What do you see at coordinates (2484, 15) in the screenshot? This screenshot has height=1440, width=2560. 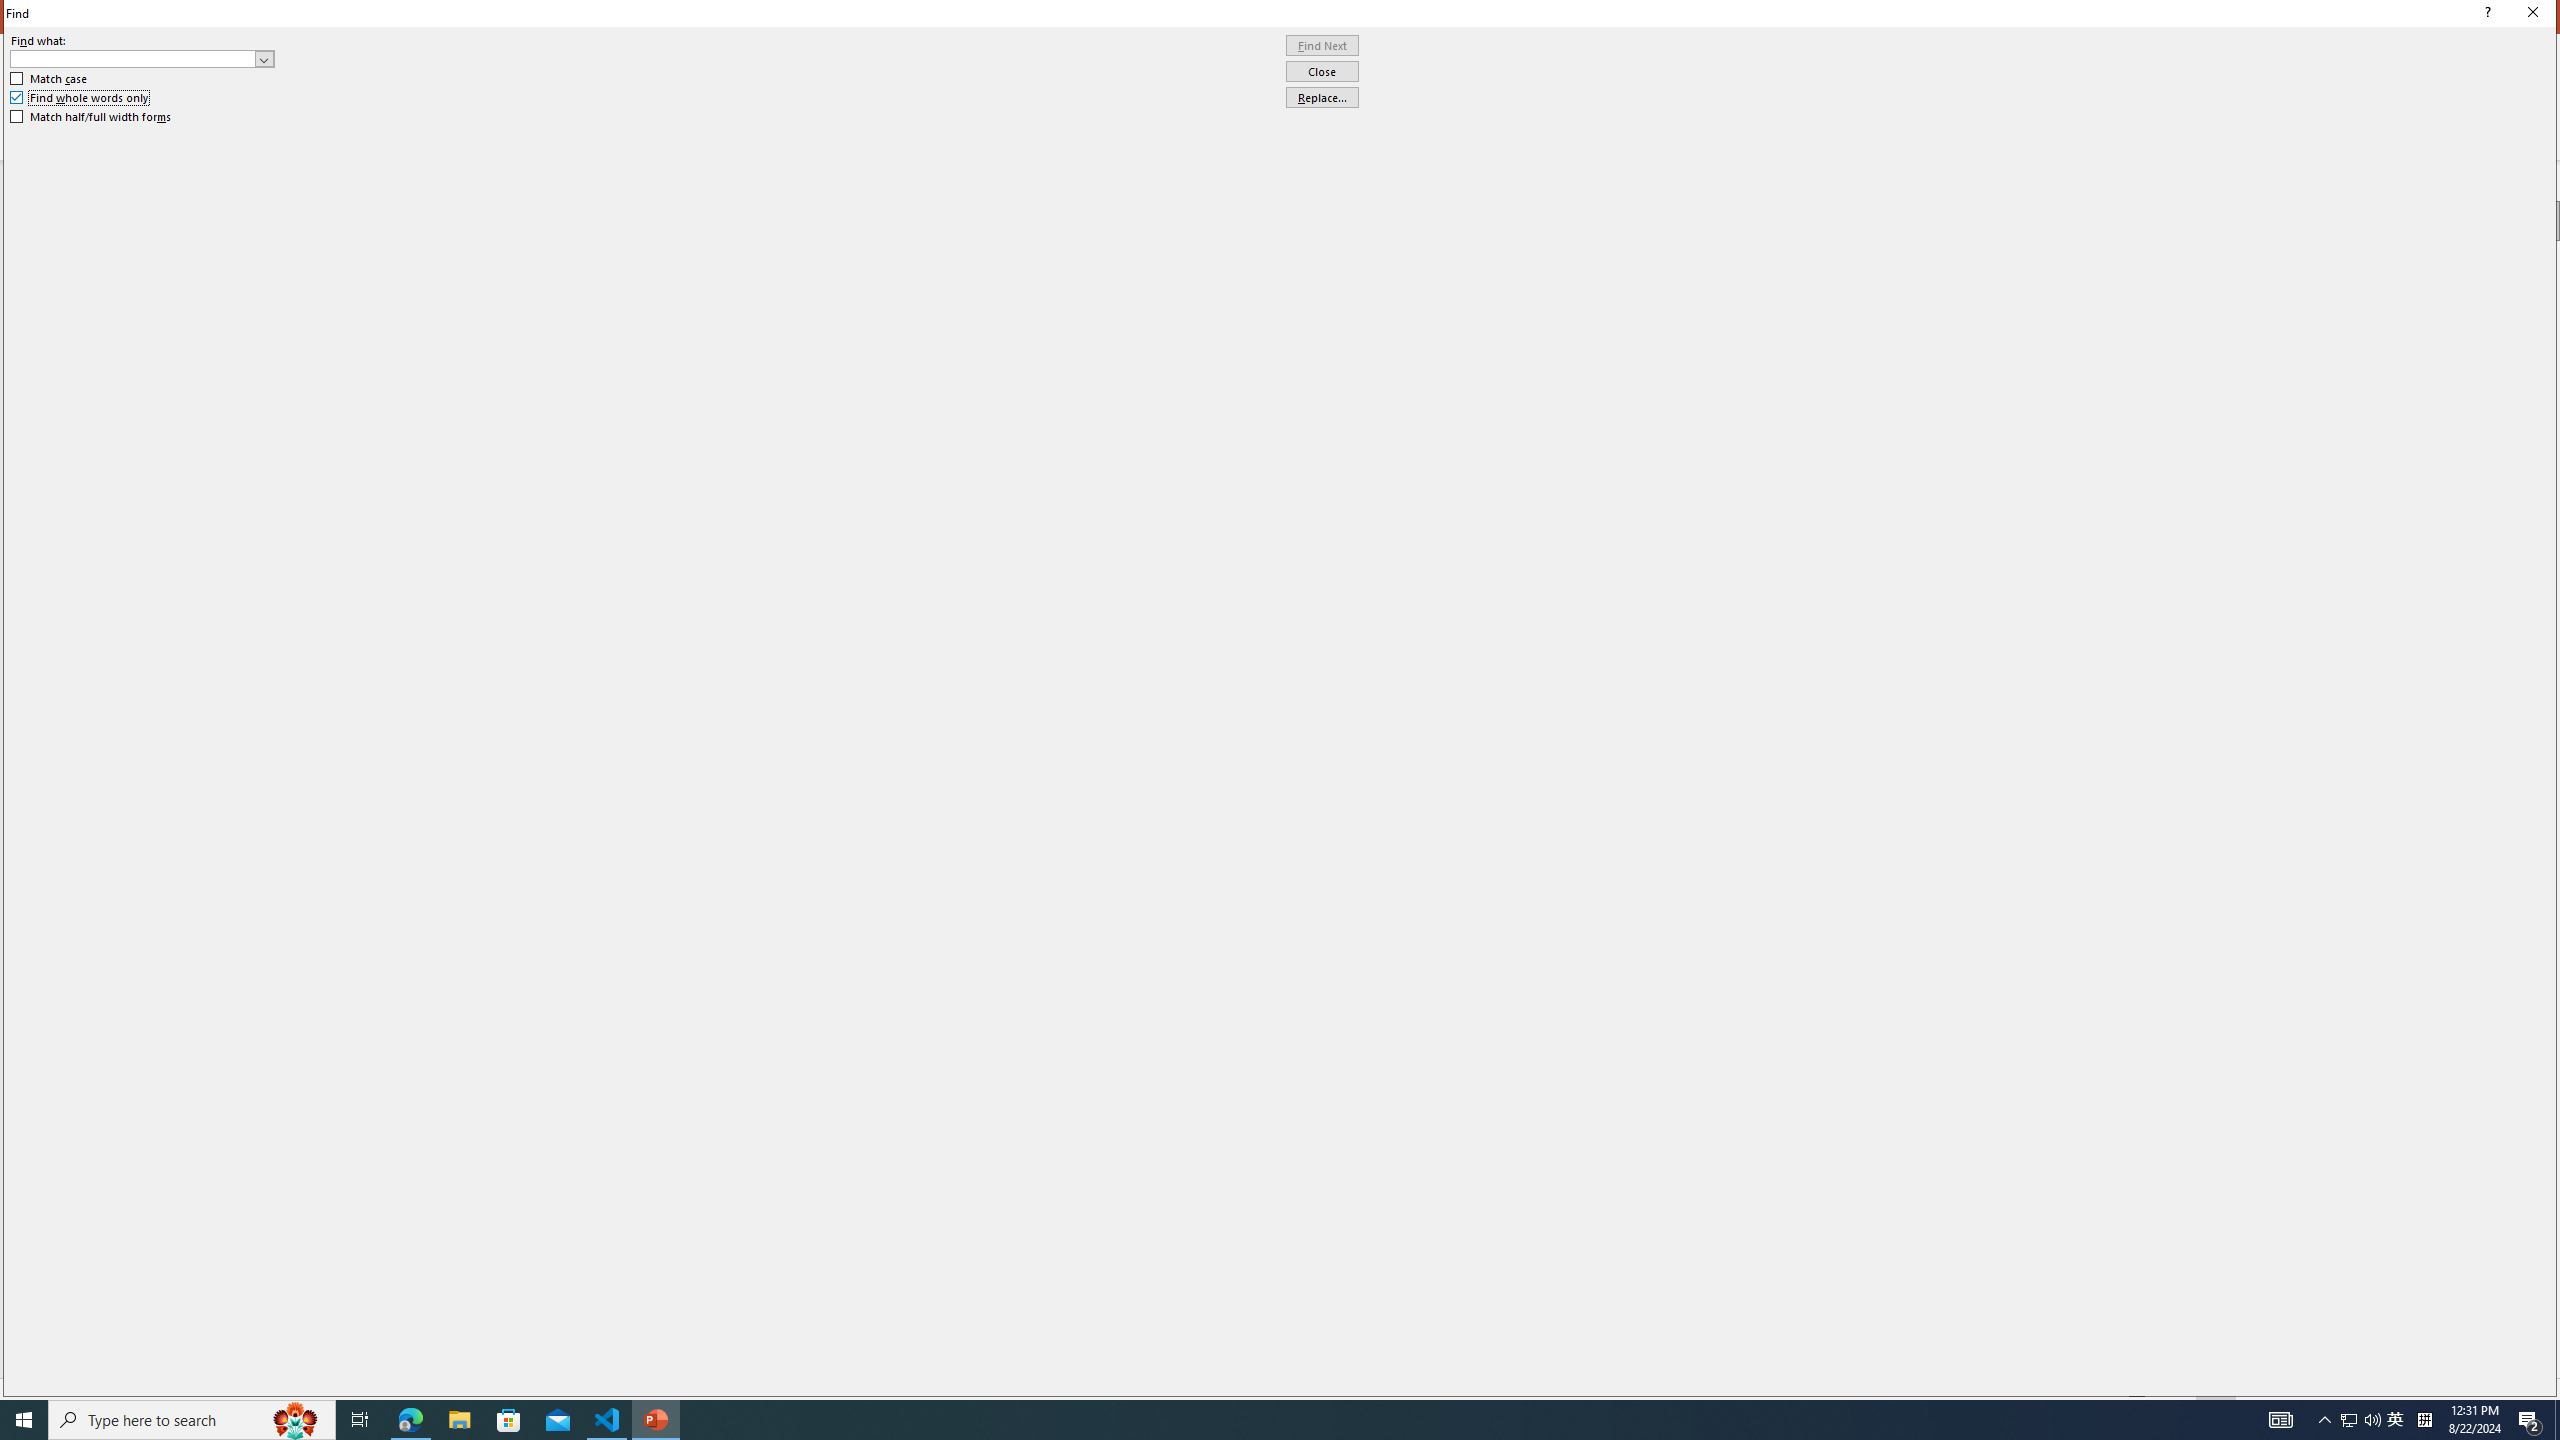 I see `'Context help'` at bounding box center [2484, 15].